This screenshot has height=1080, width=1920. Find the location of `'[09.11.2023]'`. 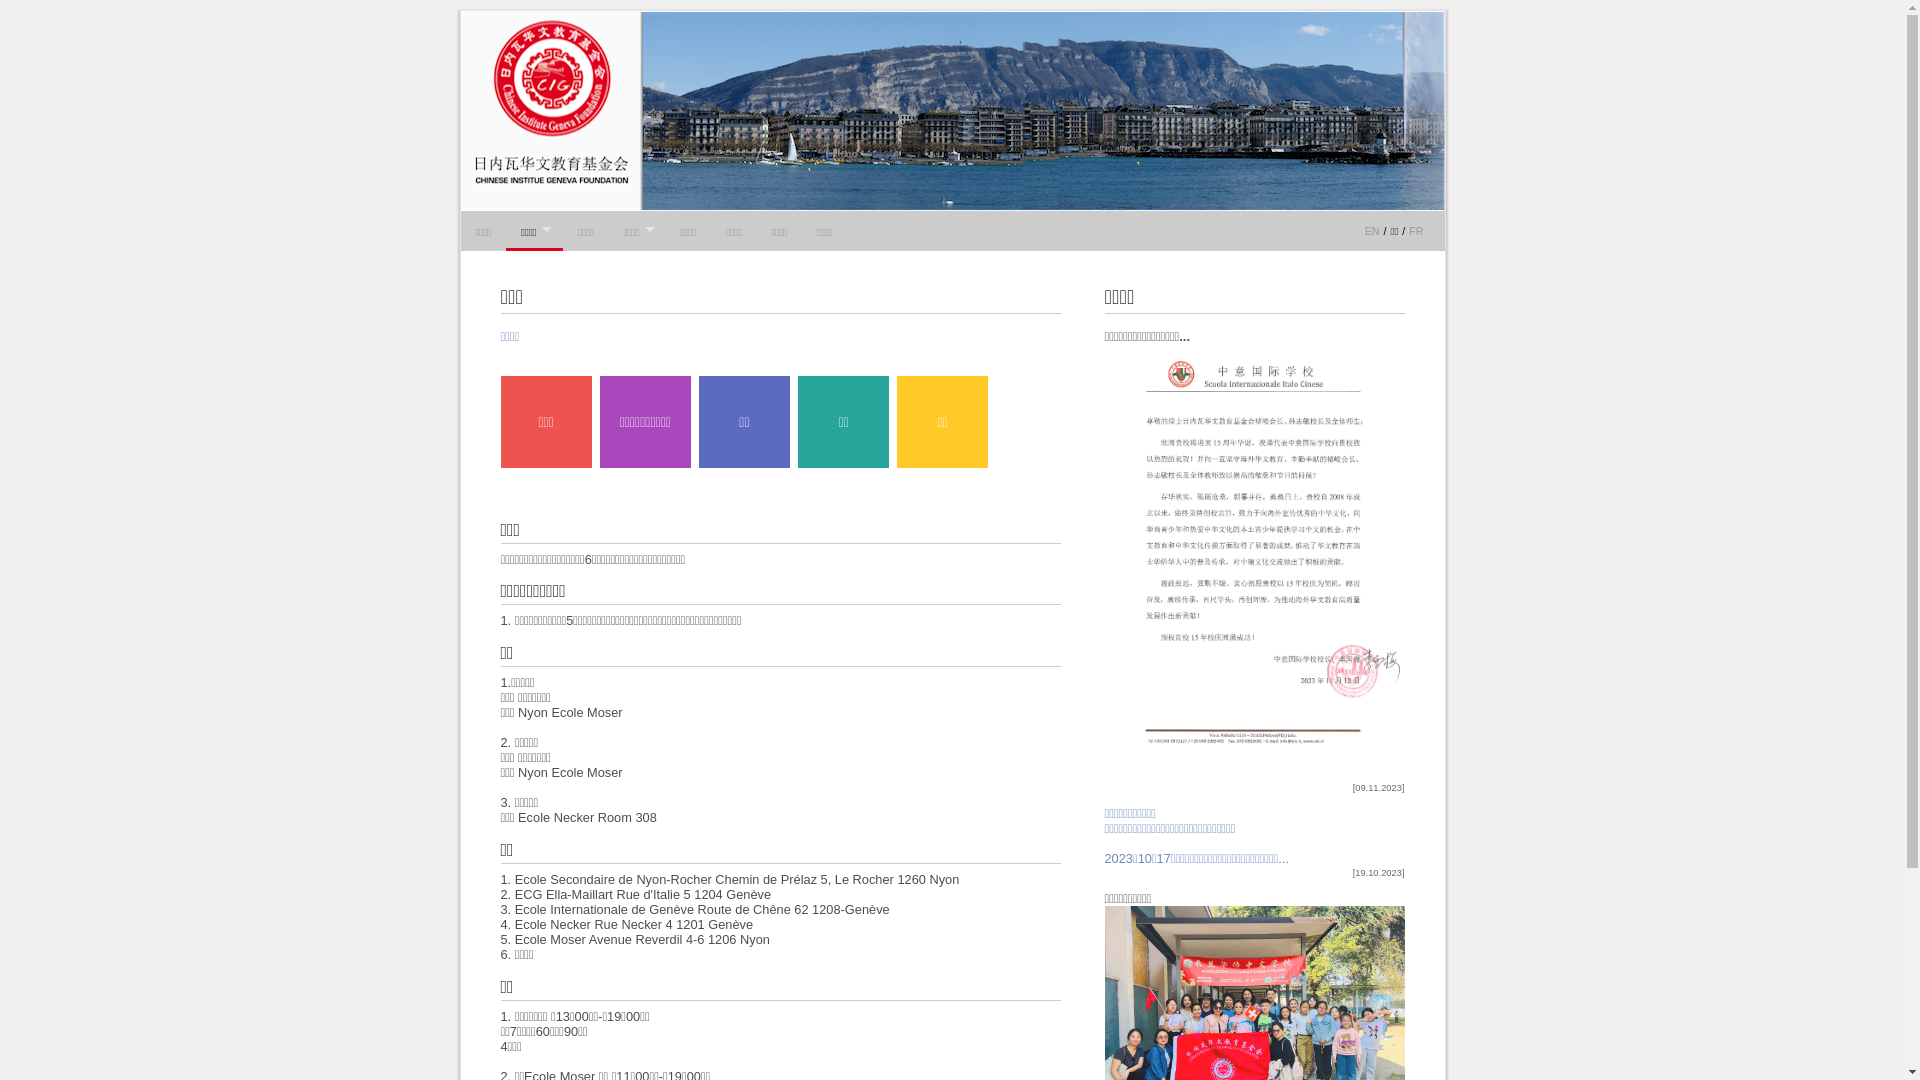

'[09.11.2023]' is located at coordinates (1252, 786).